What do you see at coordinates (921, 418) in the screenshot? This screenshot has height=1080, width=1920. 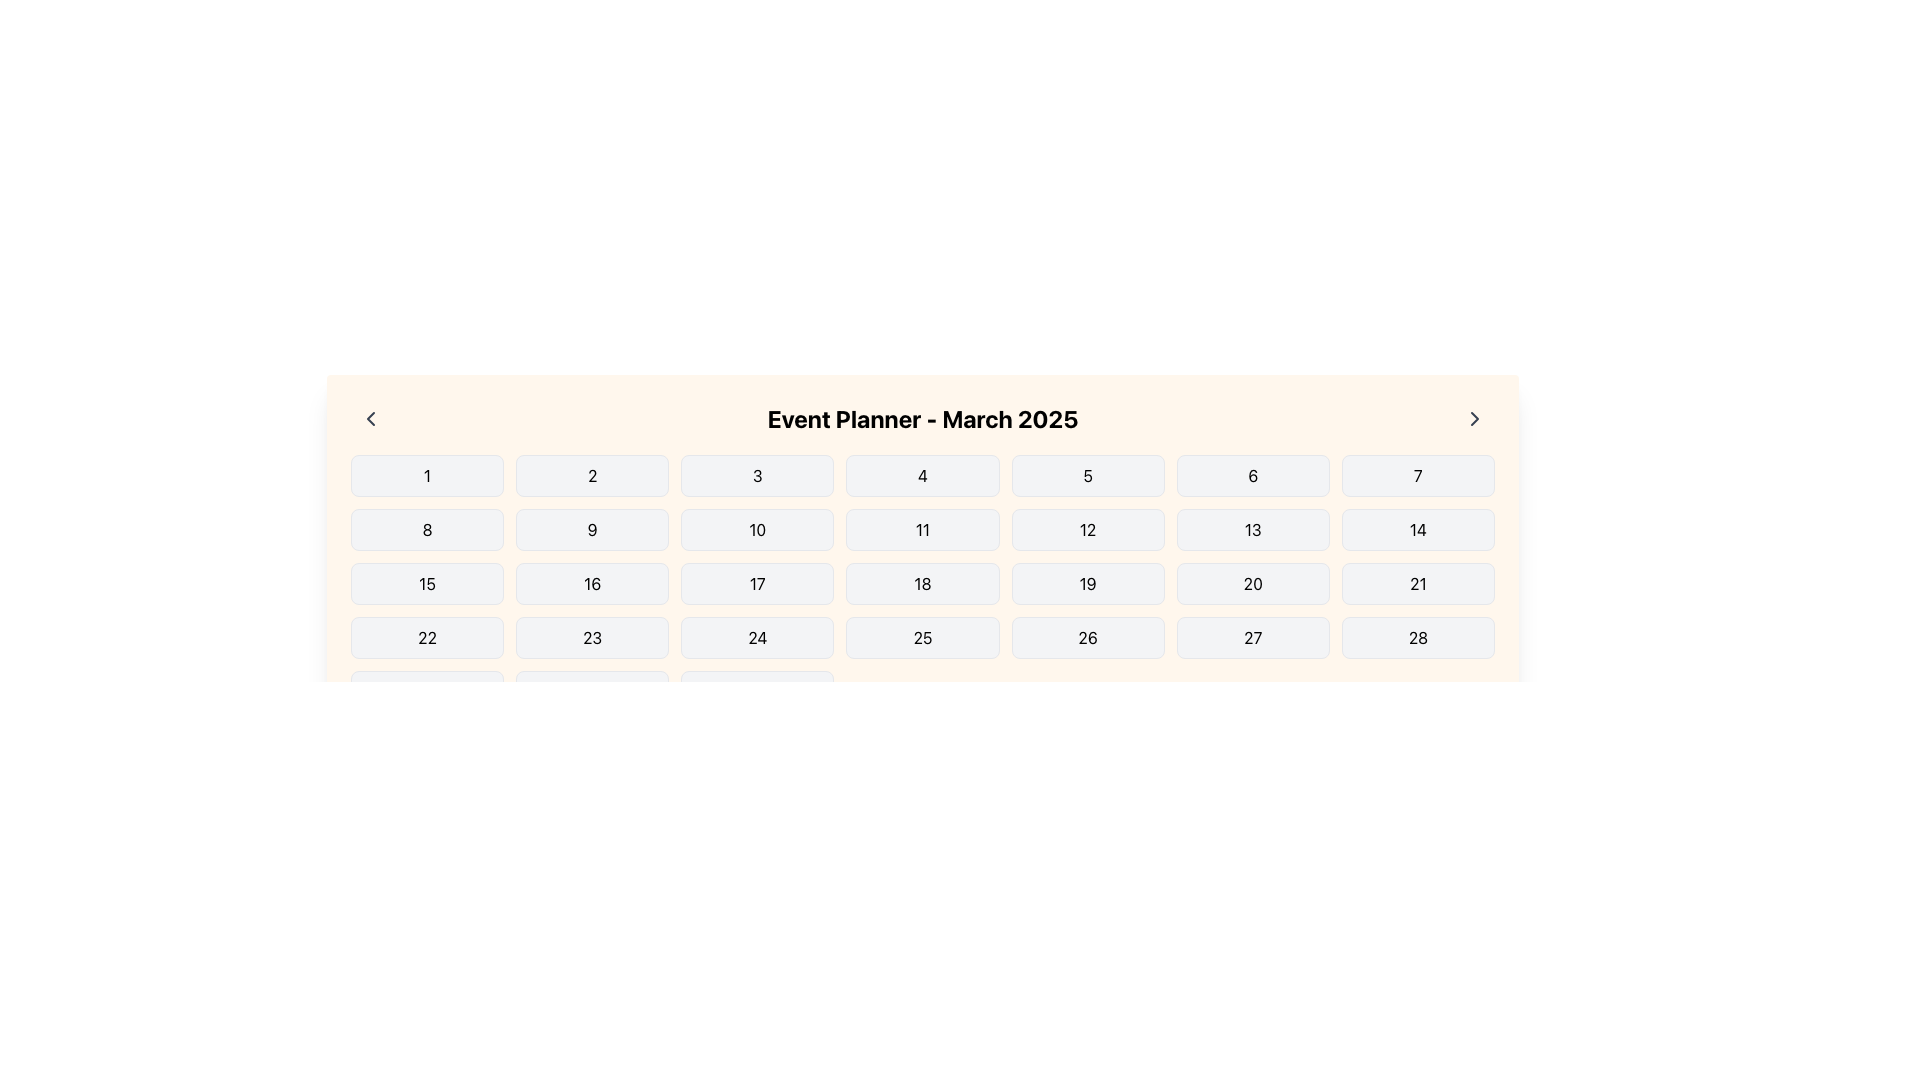 I see `the bold text display element that reads 'Event Planner - March 2025', which is centrally located between two interactive buttons` at bounding box center [921, 418].